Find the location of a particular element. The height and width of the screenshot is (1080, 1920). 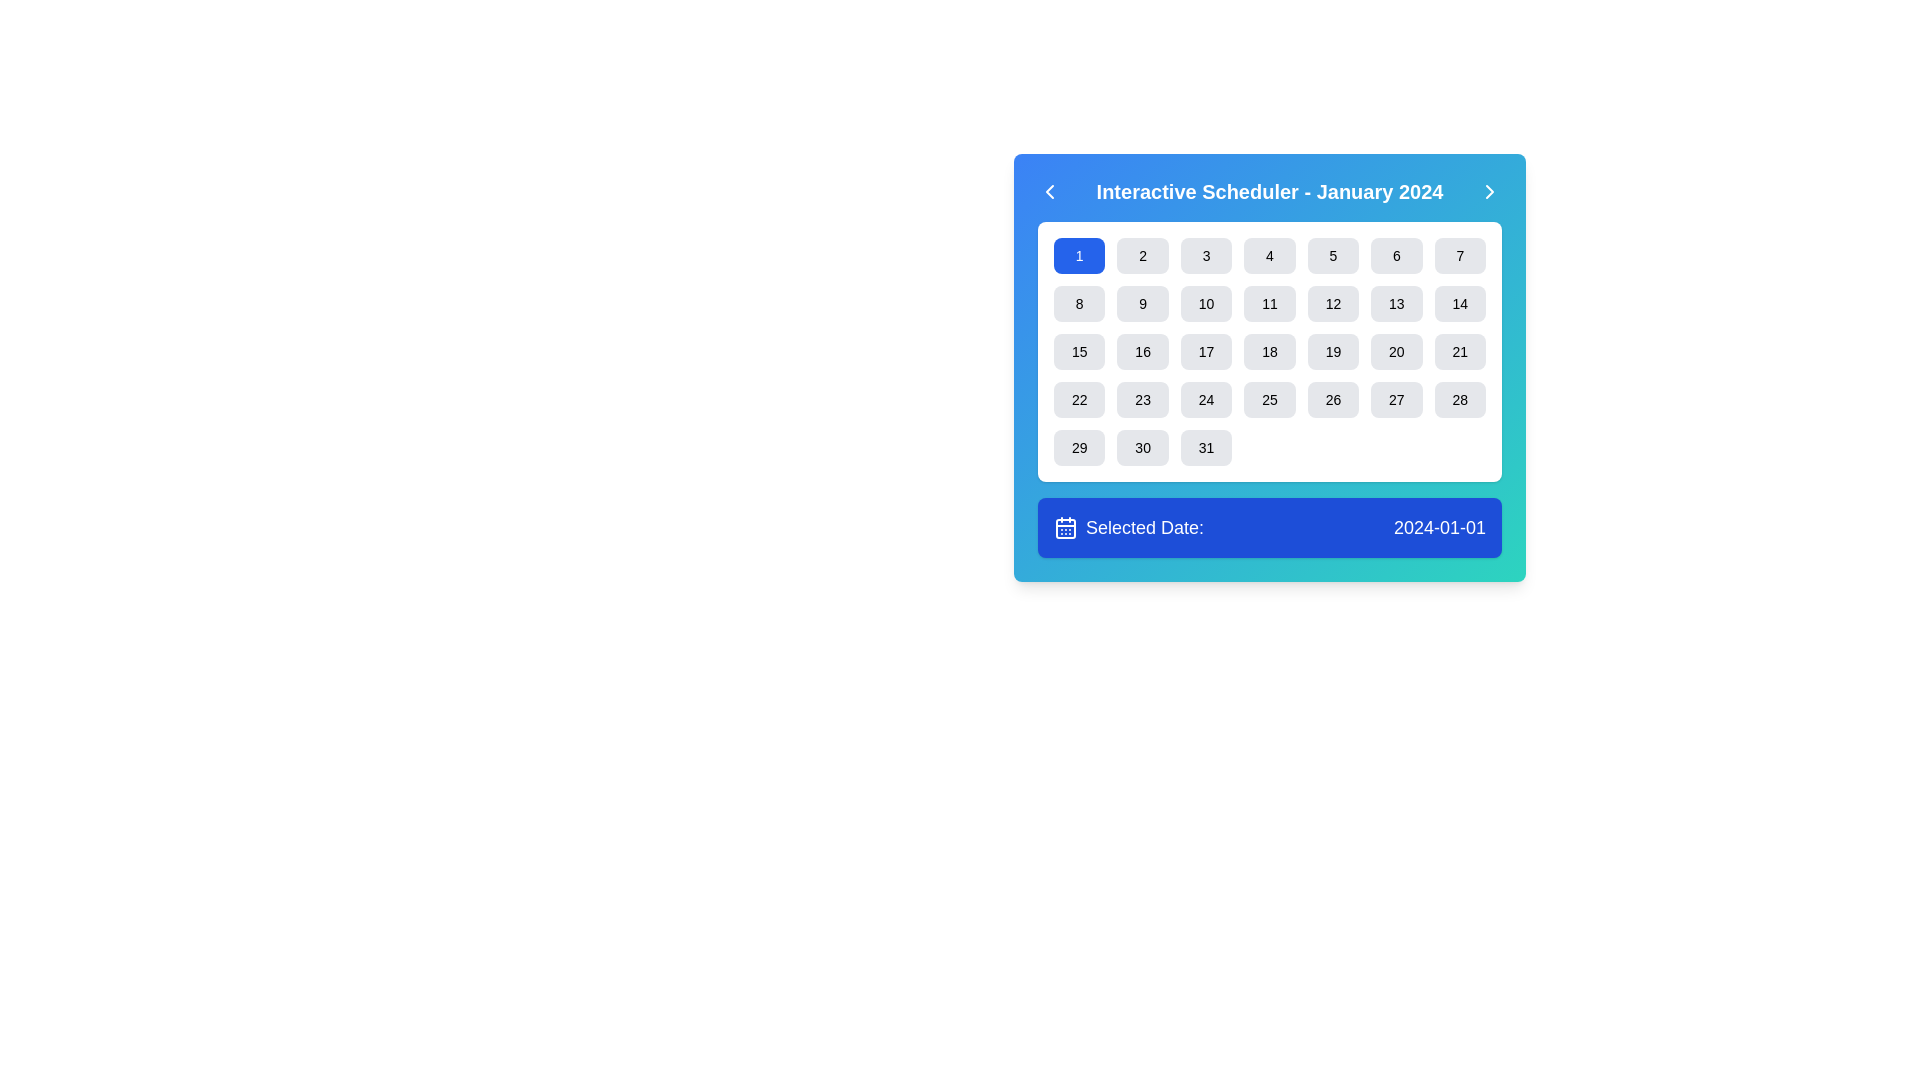

the button labeled '8' in the calendar grid, which has a light gray background and rounded corners is located at coordinates (1078, 304).